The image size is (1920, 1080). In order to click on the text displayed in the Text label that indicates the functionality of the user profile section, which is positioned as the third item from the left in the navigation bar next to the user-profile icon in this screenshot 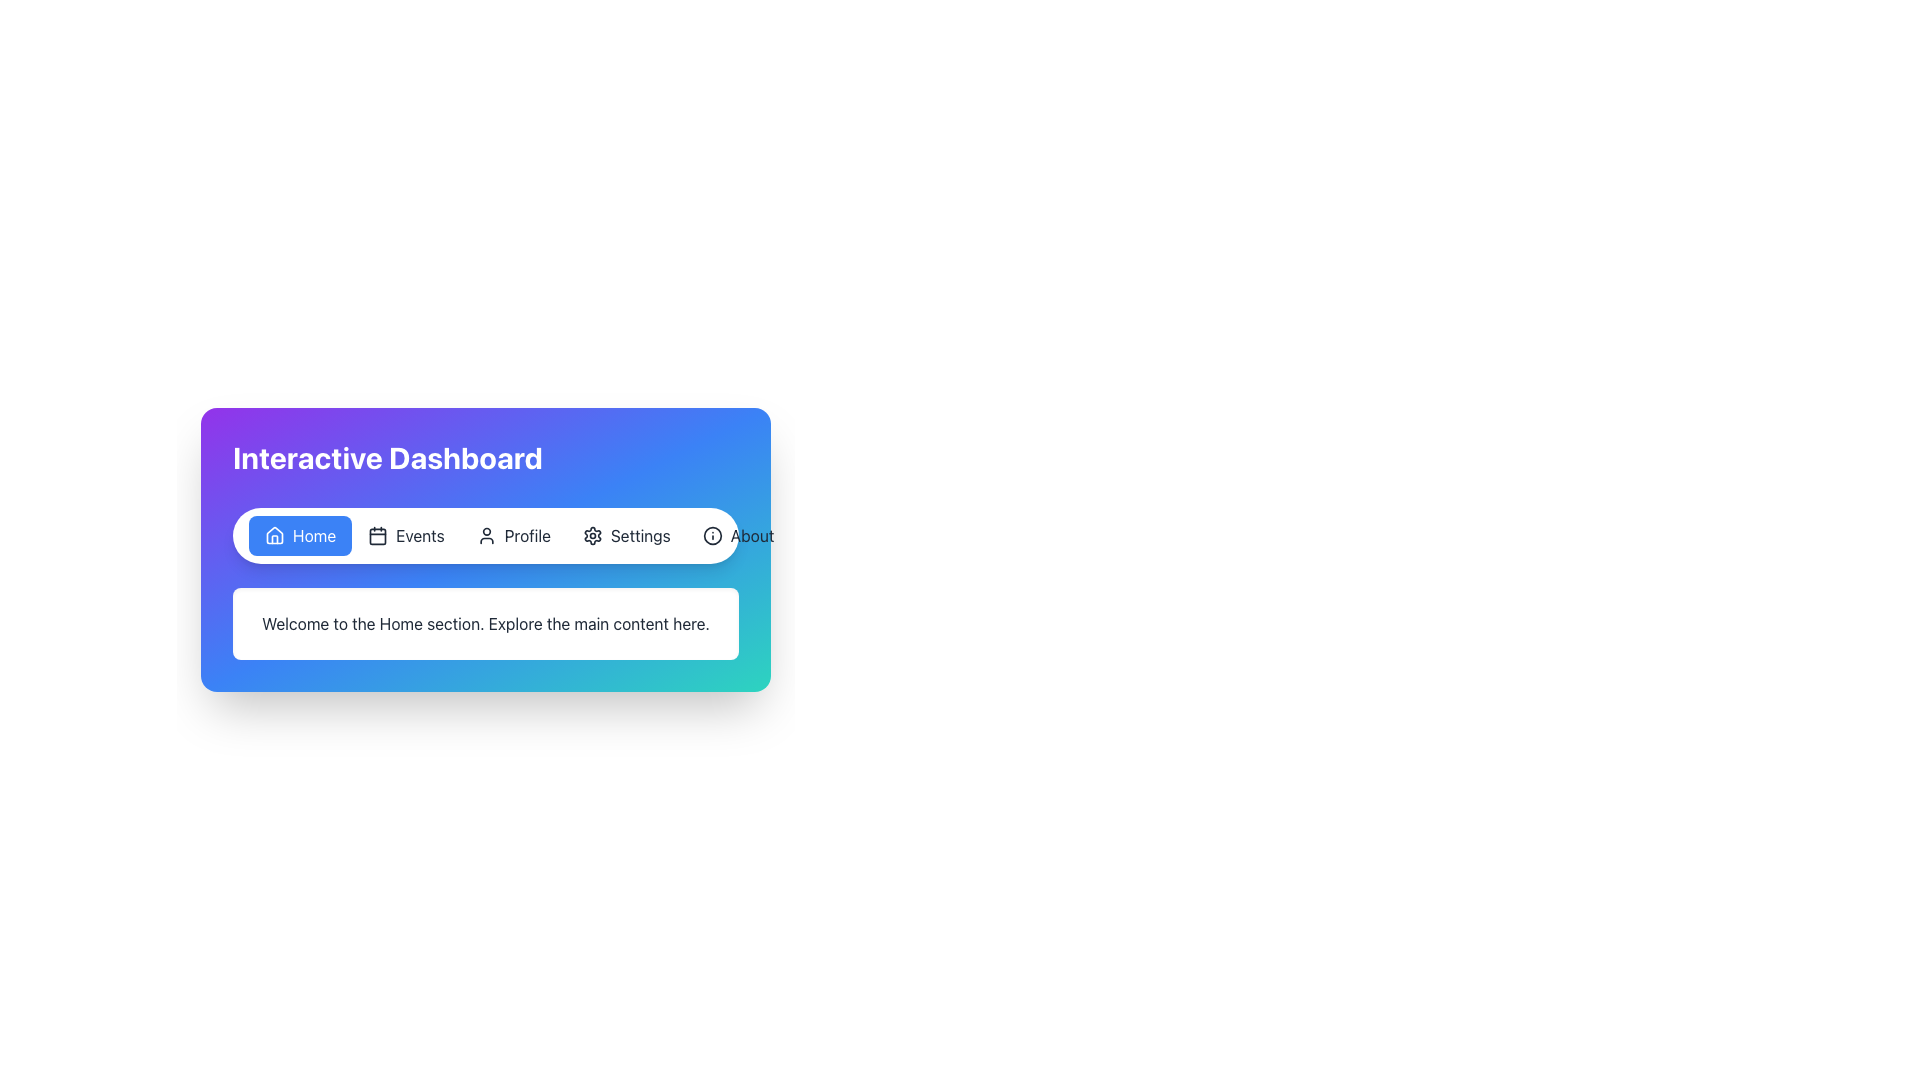, I will do `click(527, 535)`.